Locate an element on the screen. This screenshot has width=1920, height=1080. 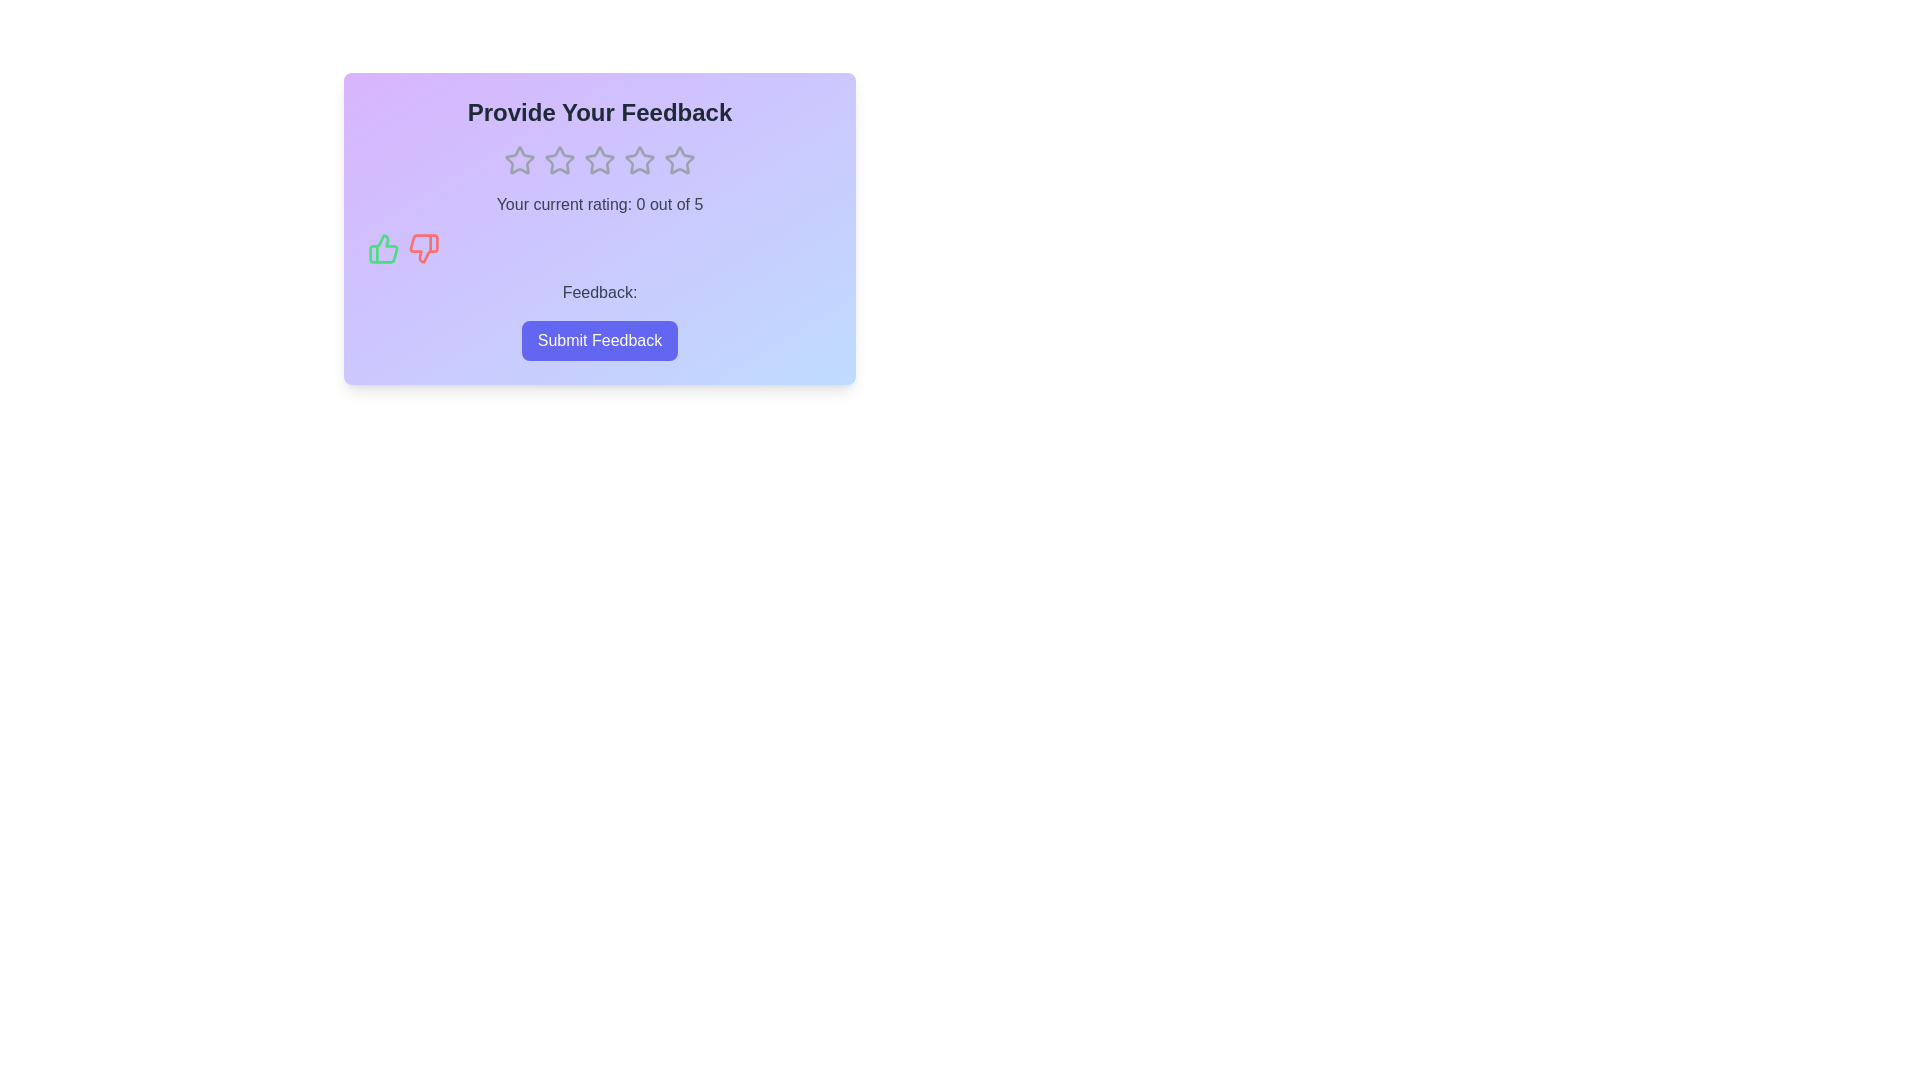
thumbs down icon to provide negative feedback is located at coordinates (422, 248).